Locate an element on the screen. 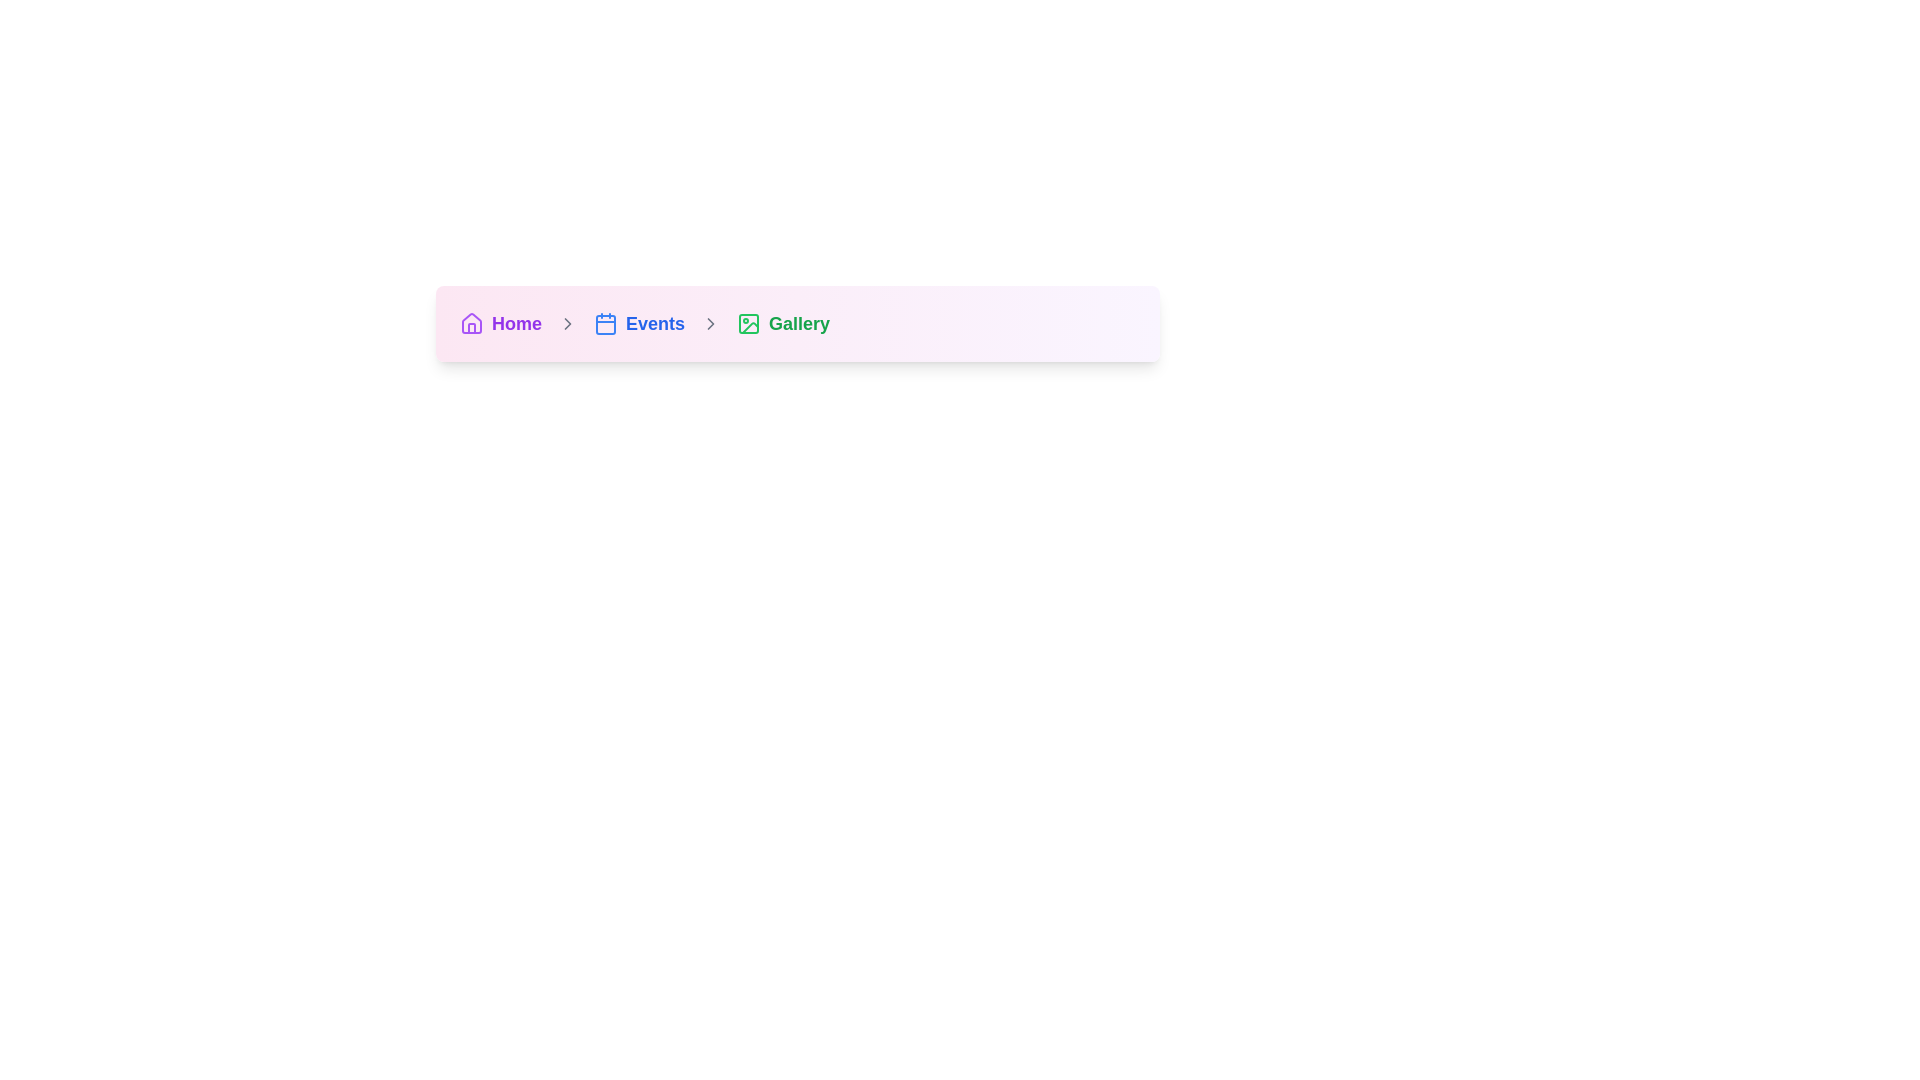 Image resolution: width=1920 pixels, height=1080 pixels. the SVG arrow icon that serves as a visual delimiter between the 'Events' and 'Gallery' links in the breadcrumb navigation is located at coordinates (710, 323).